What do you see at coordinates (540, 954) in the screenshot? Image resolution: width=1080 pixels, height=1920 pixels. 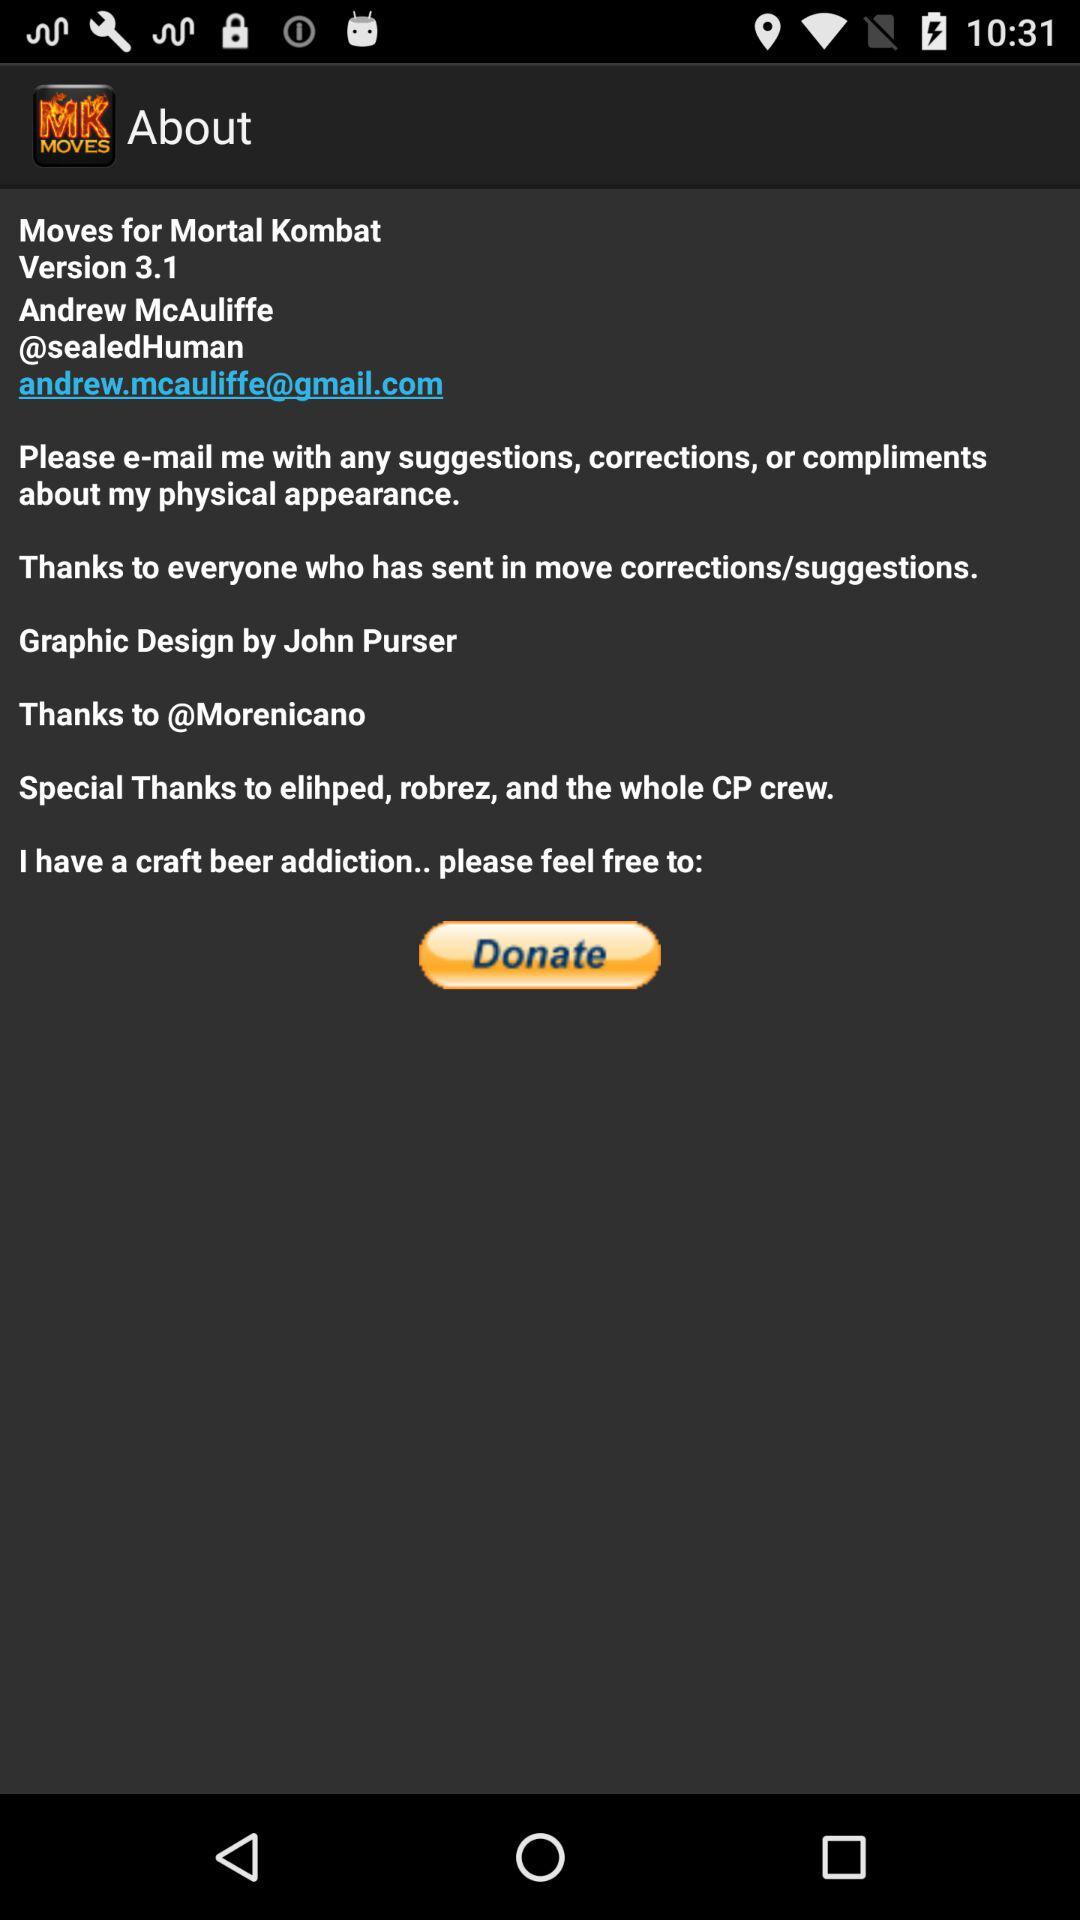 I see `the icon at the center` at bounding box center [540, 954].